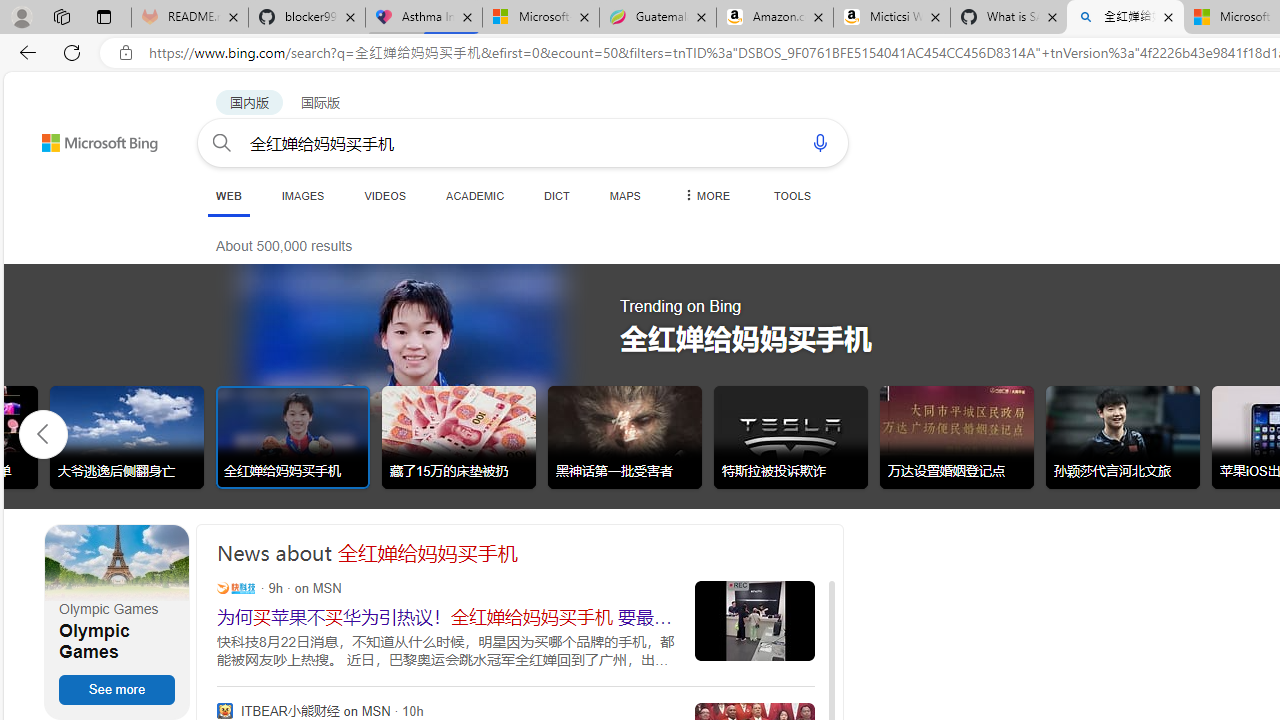  I want to click on 'ACADEMIC', so click(474, 195).